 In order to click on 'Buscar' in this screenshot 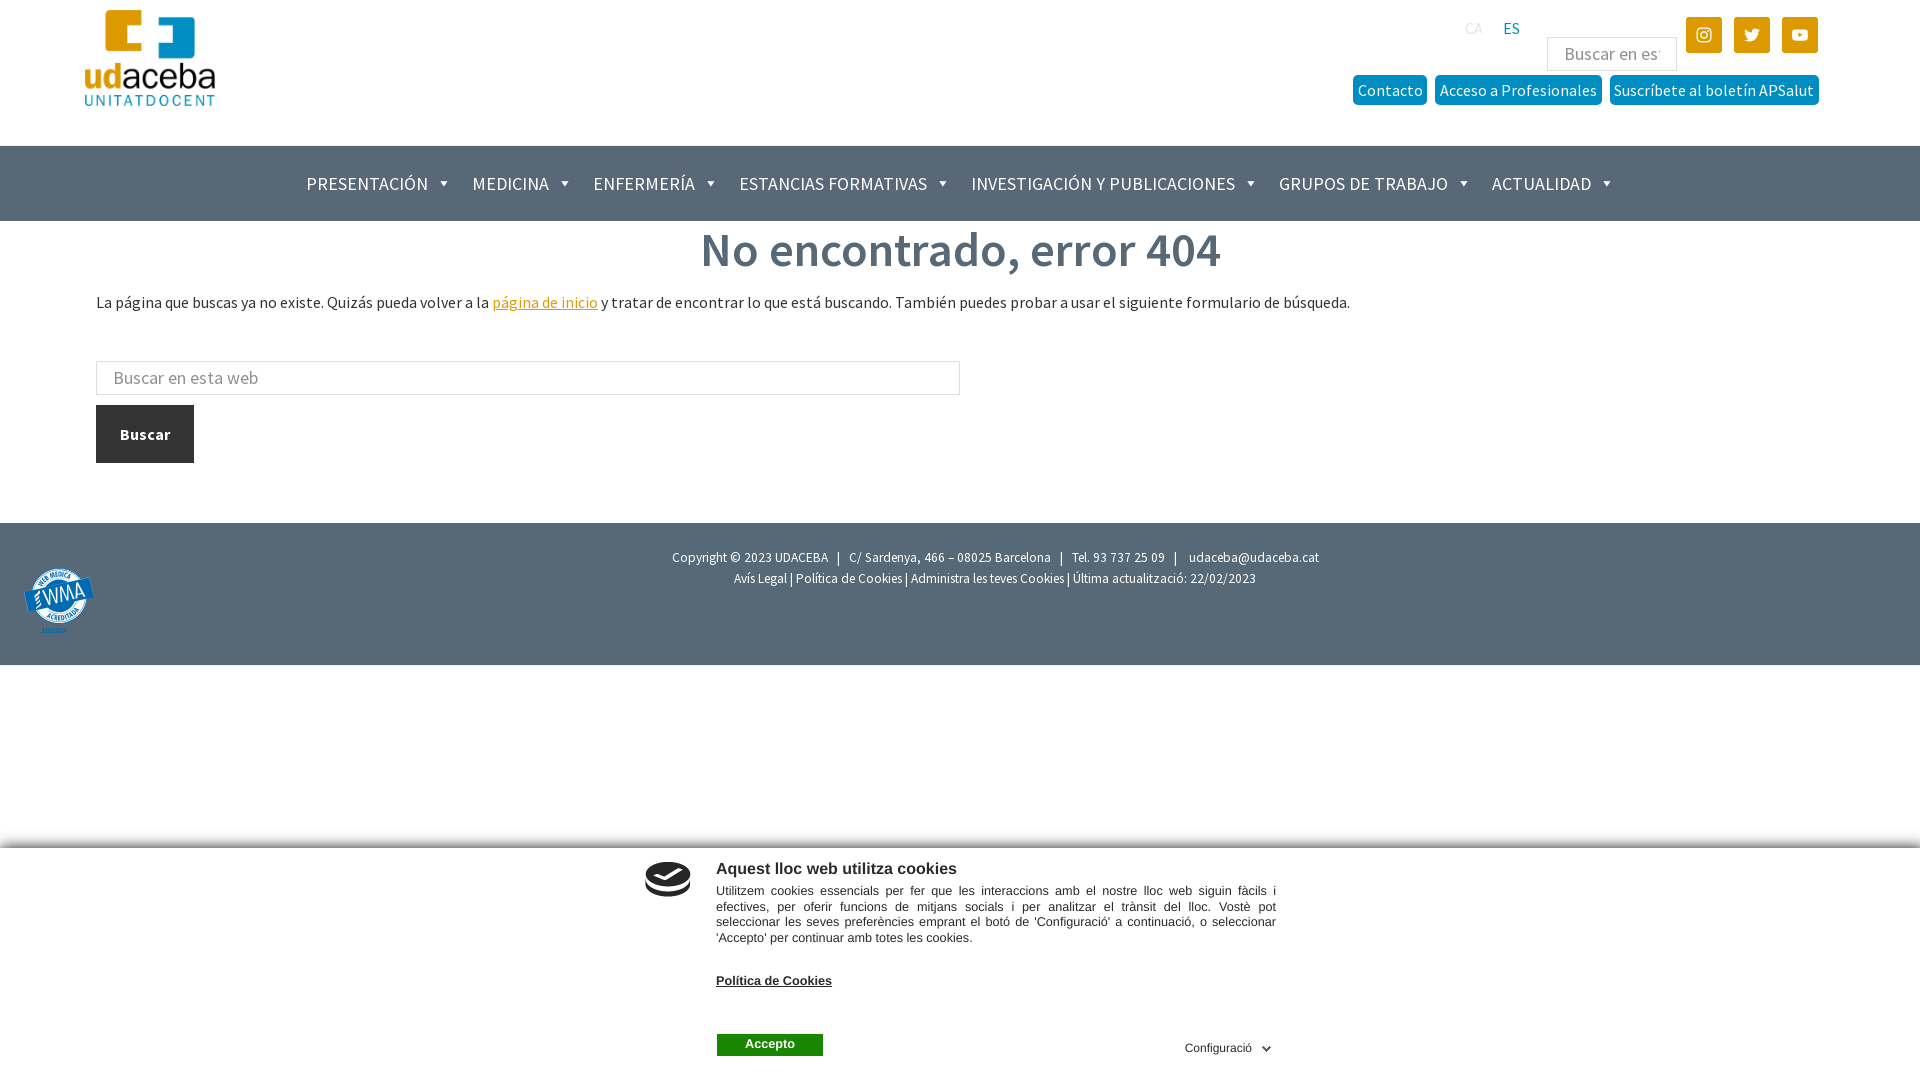, I will do `click(143, 431)`.